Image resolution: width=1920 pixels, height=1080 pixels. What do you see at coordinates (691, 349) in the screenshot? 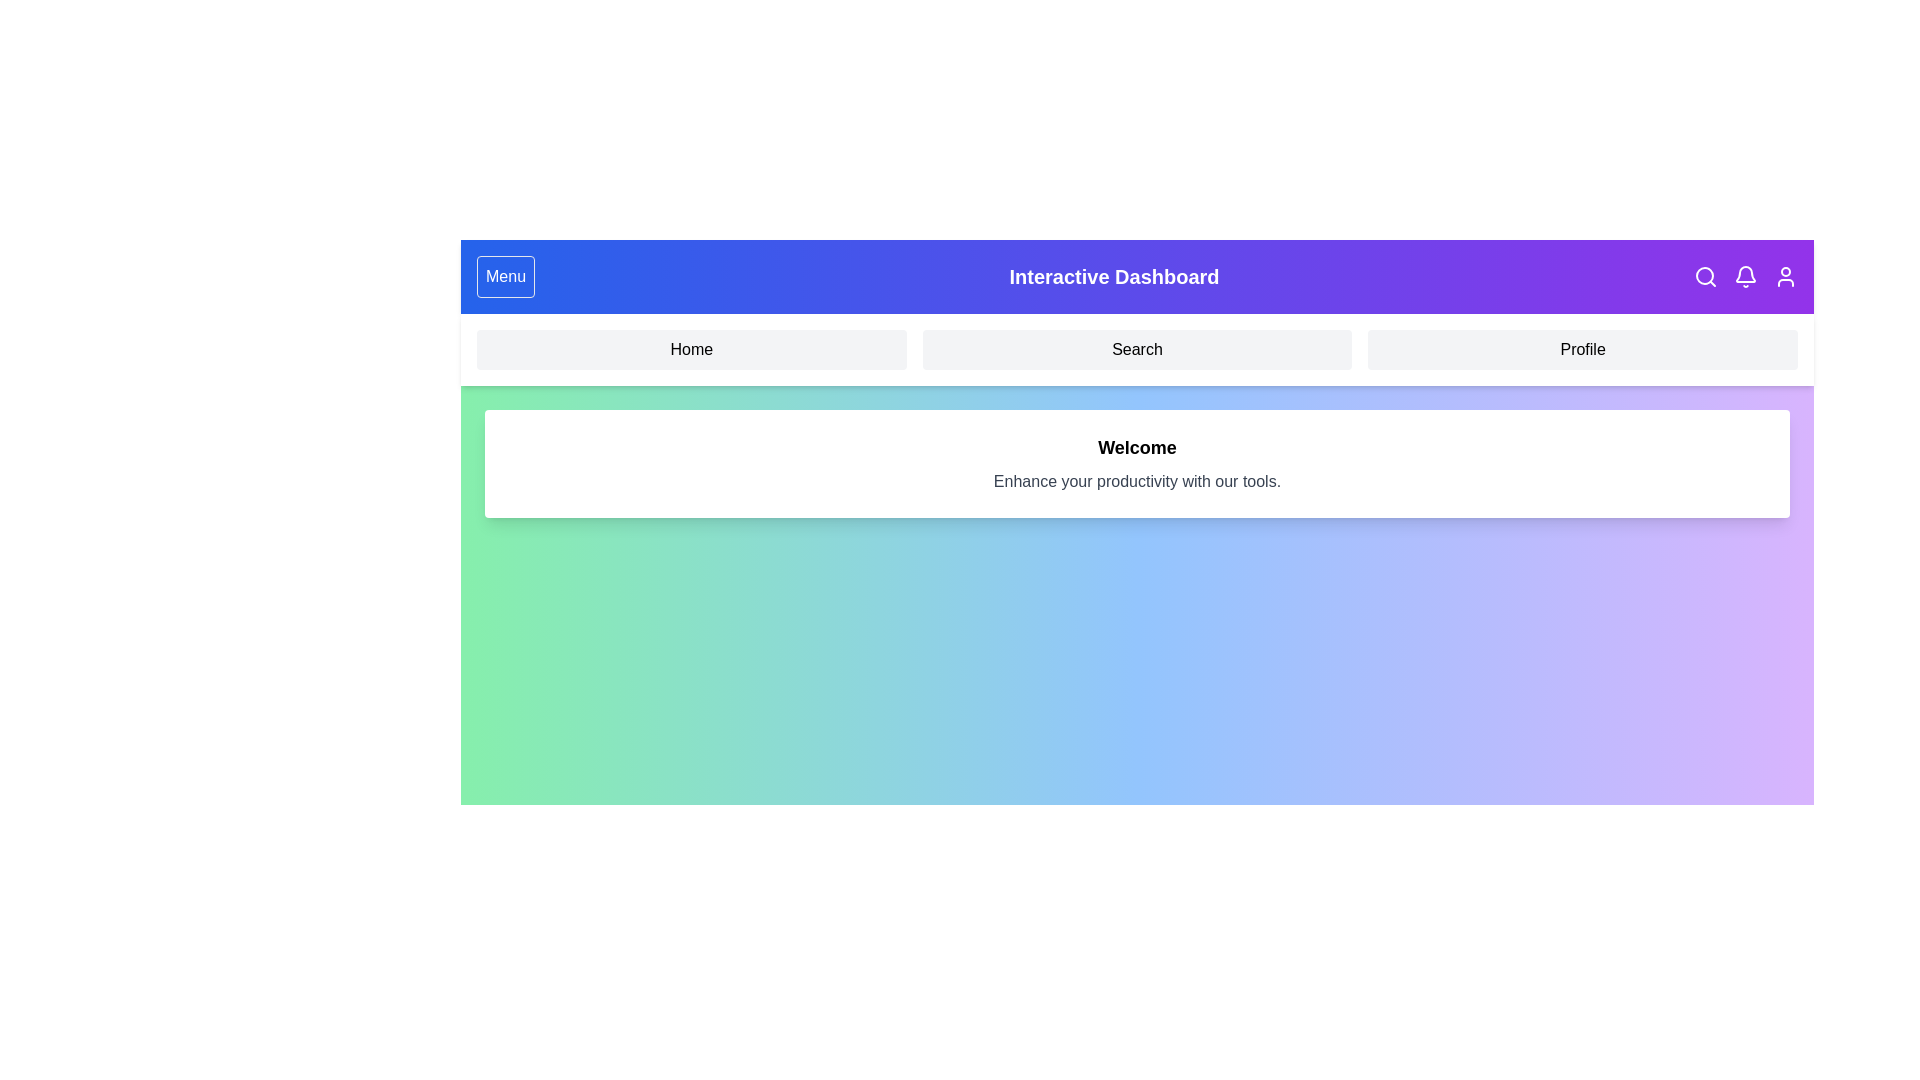
I see `the 'Home' link in the menu` at bounding box center [691, 349].